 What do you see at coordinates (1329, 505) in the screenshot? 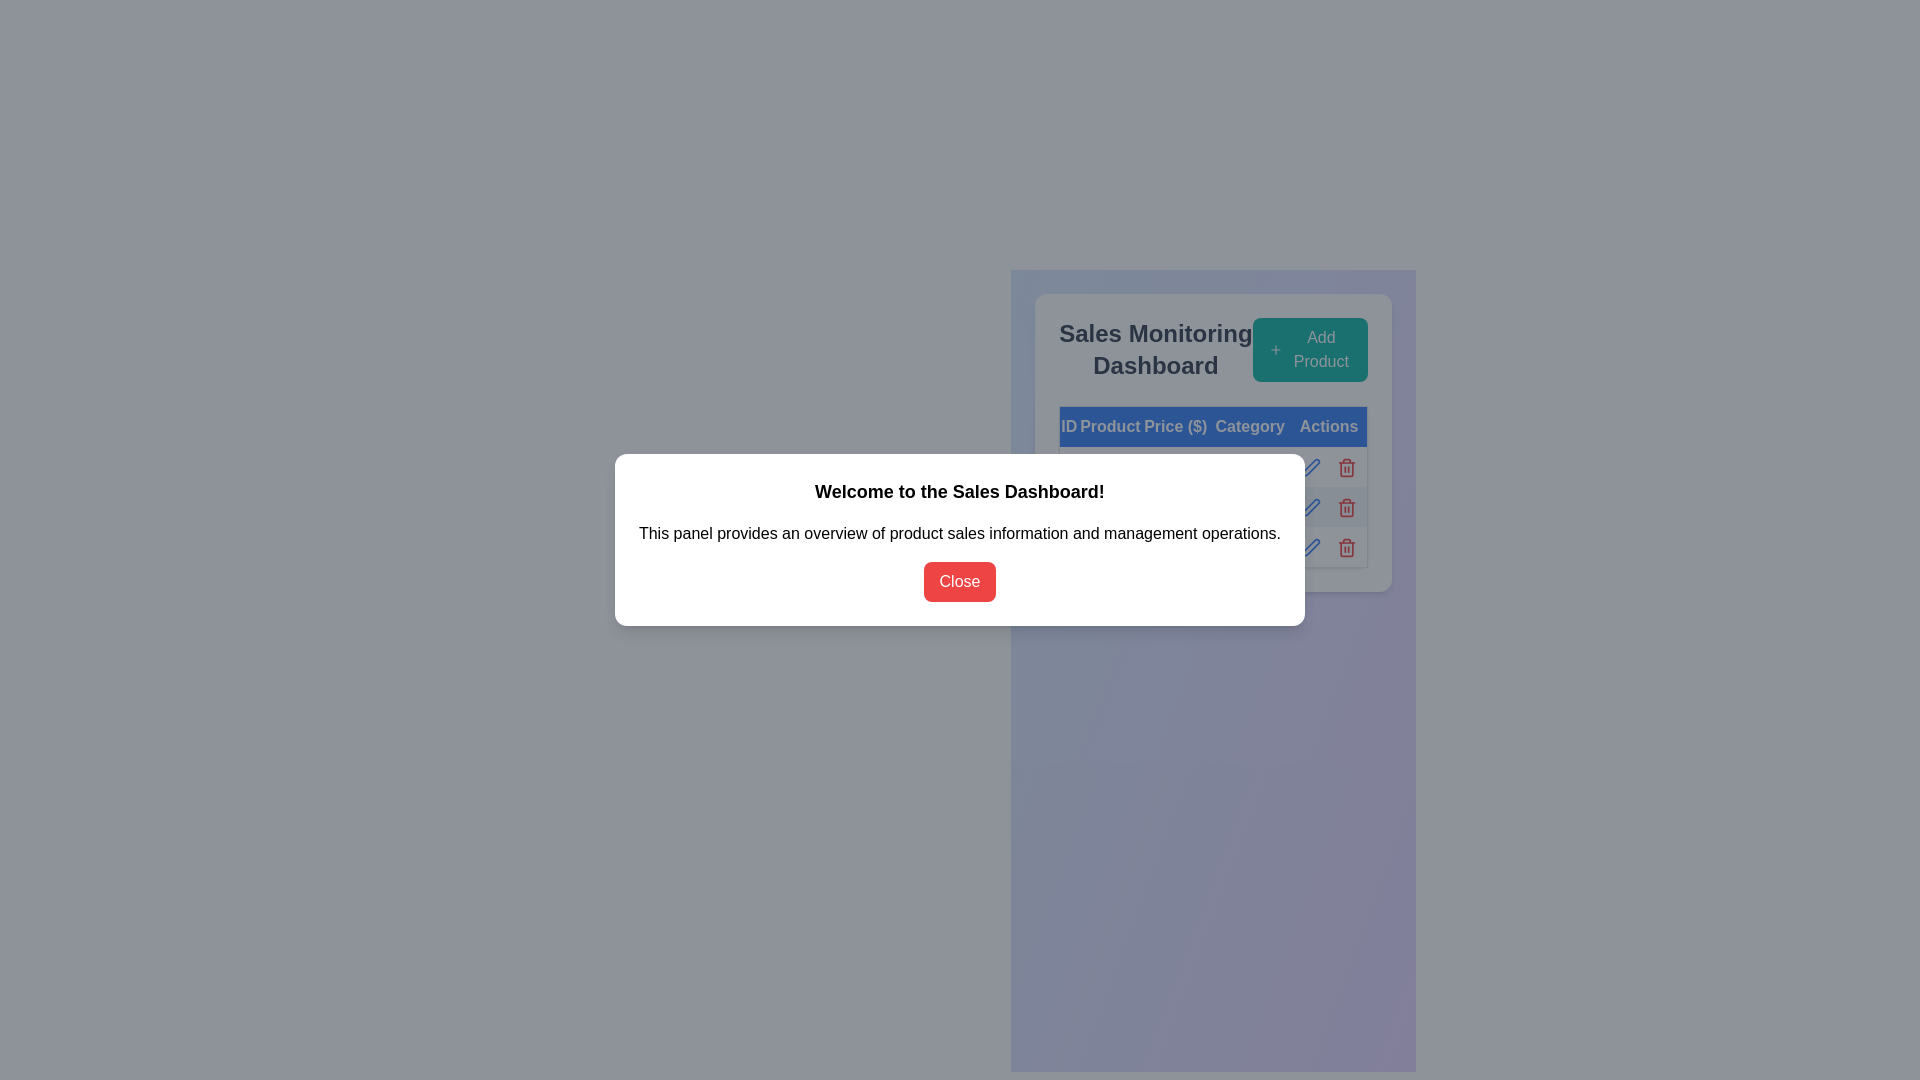
I see `the delete icon` at bounding box center [1329, 505].